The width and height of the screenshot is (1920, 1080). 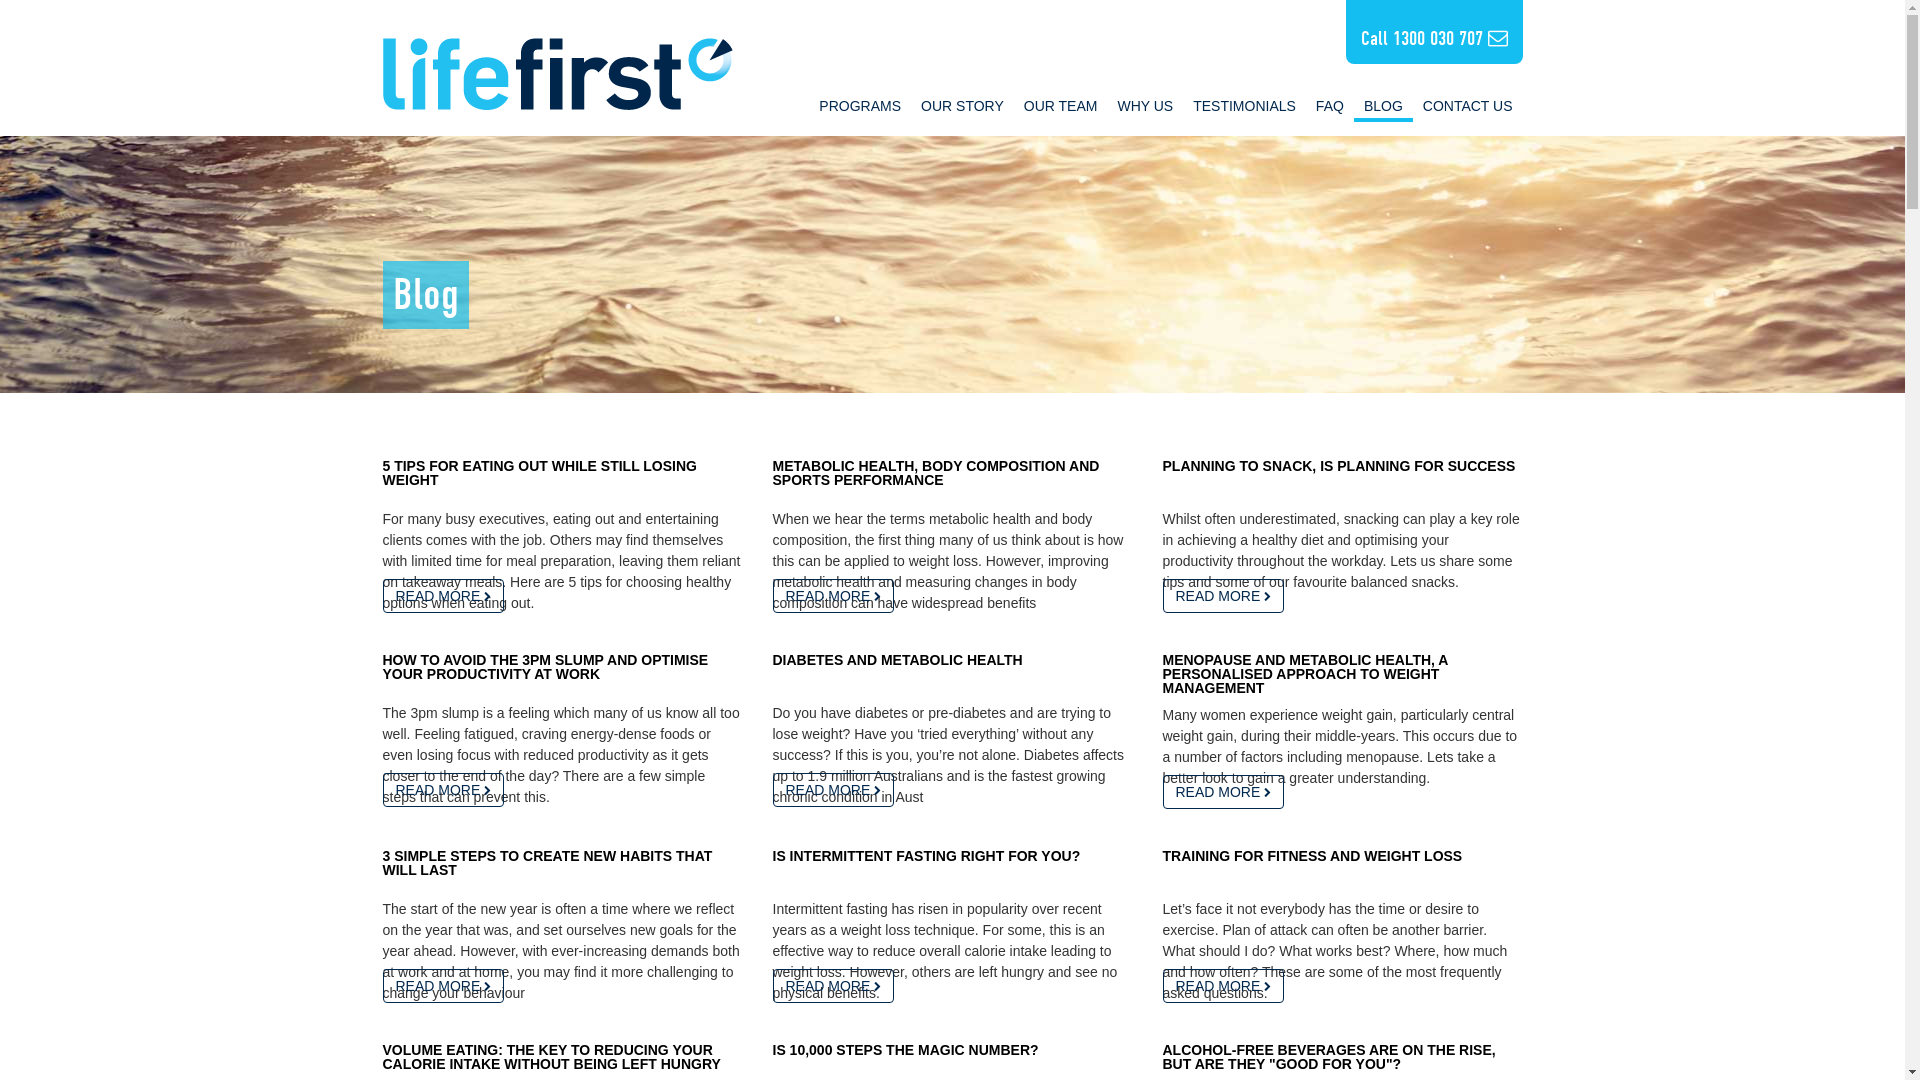 What do you see at coordinates (1449, 38) in the screenshot?
I see `'1300 030 707'` at bounding box center [1449, 38].